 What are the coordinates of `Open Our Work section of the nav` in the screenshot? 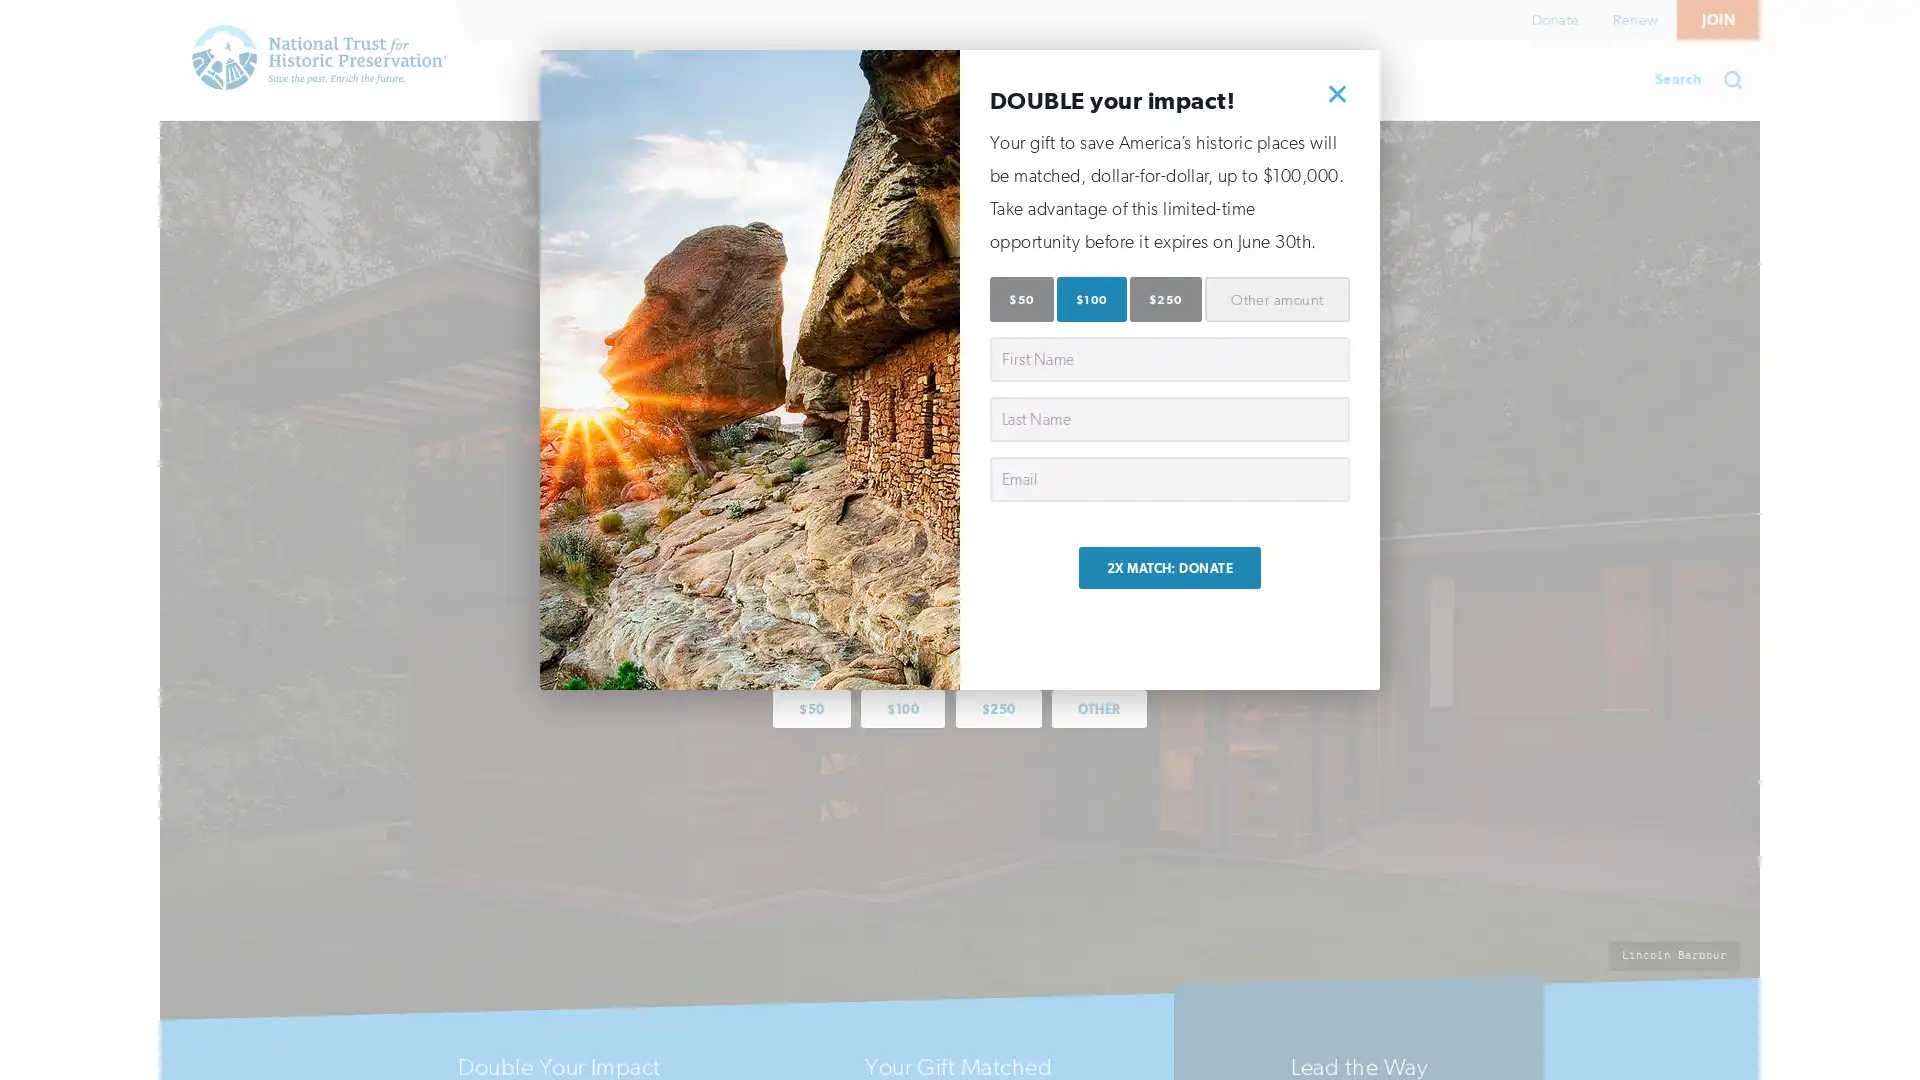 It's located at (974, 79).